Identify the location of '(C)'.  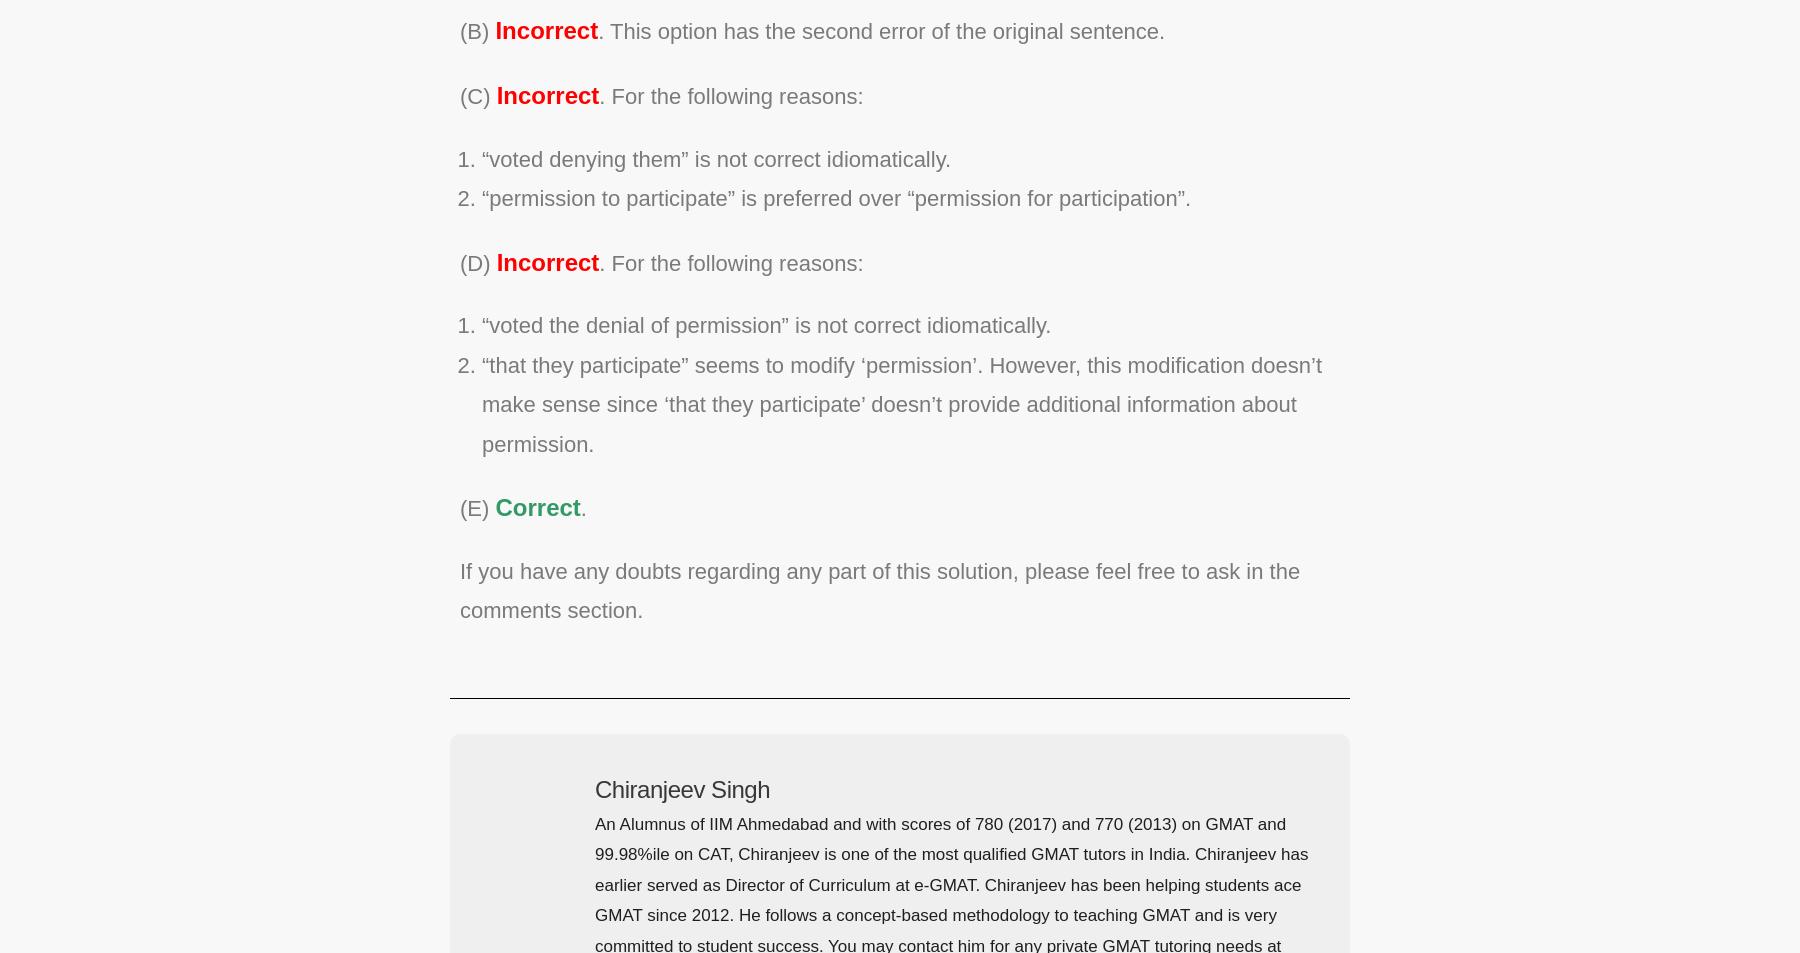
(476, 94).